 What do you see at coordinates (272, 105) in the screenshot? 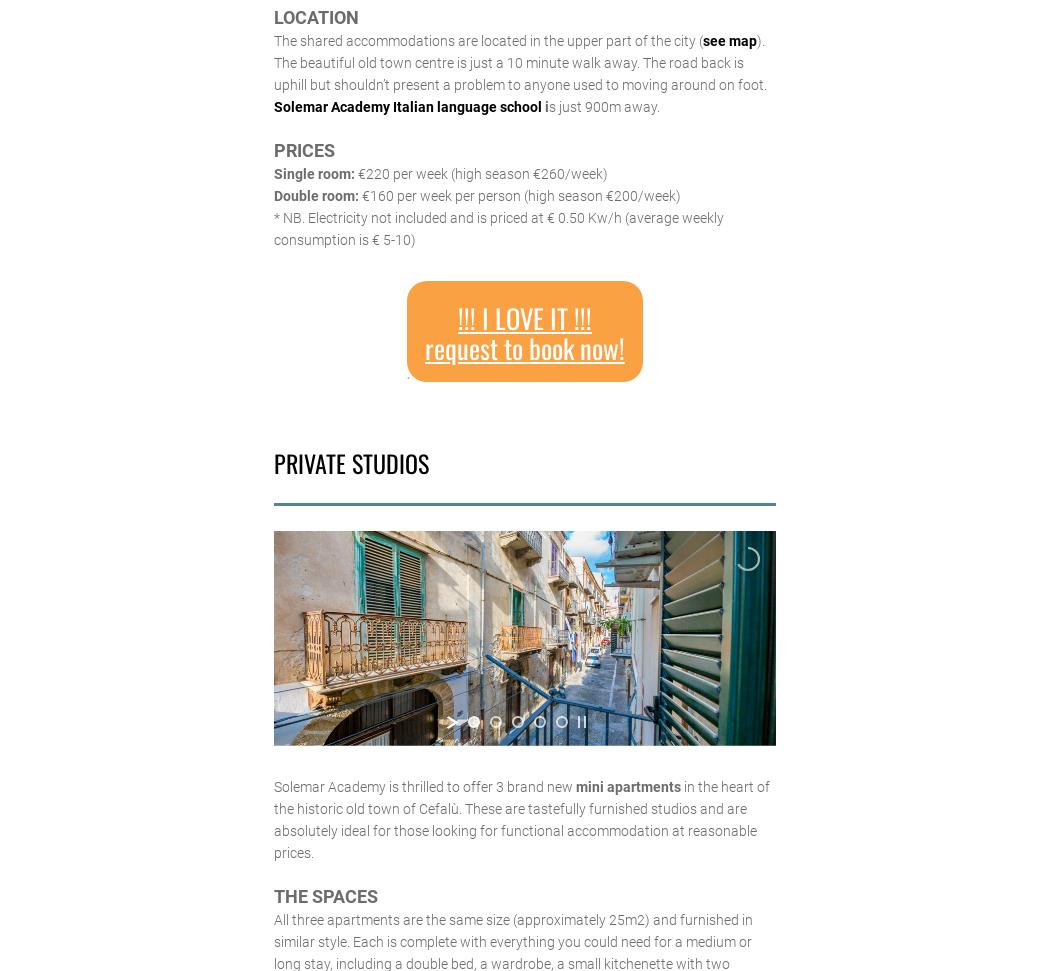
I see `'Solemar Academy Italian language school'` at bounding box center [272, 105].